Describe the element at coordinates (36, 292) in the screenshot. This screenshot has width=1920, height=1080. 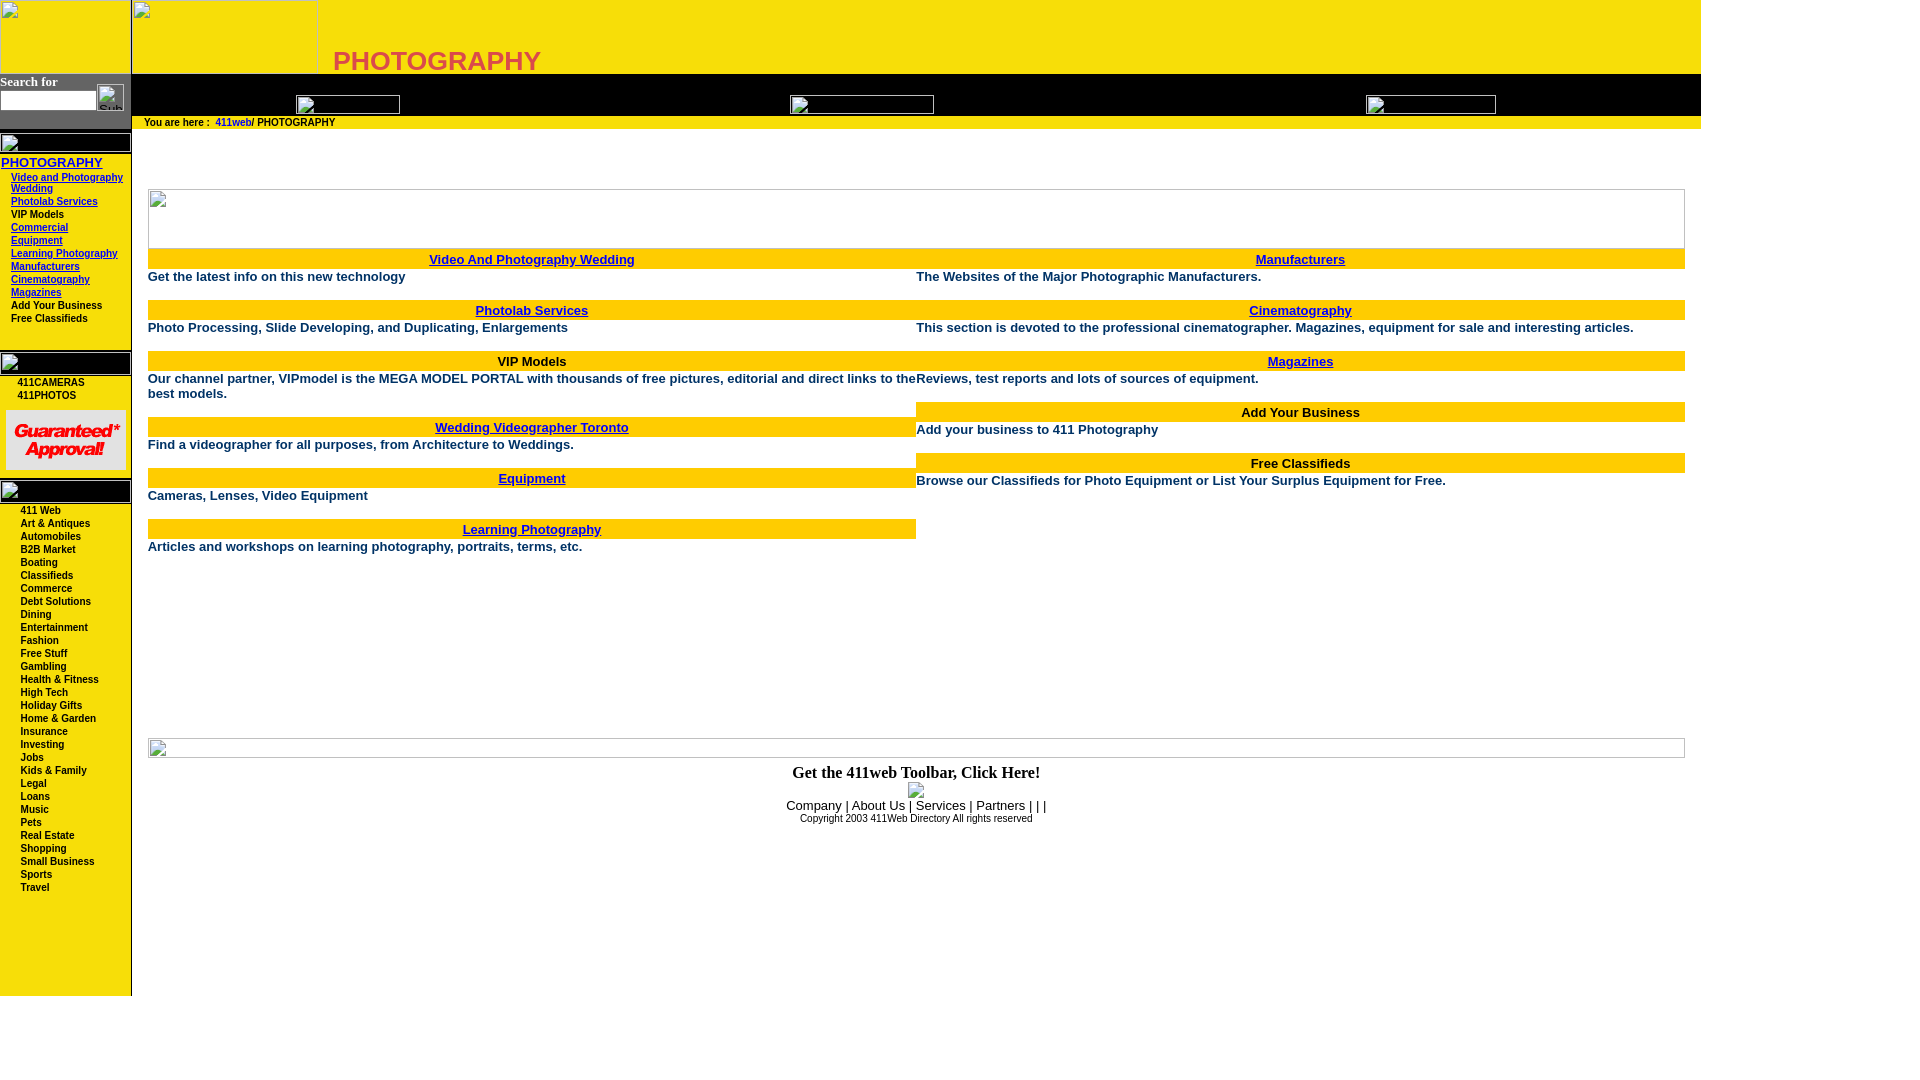
I see `'Magazines'` at that location.